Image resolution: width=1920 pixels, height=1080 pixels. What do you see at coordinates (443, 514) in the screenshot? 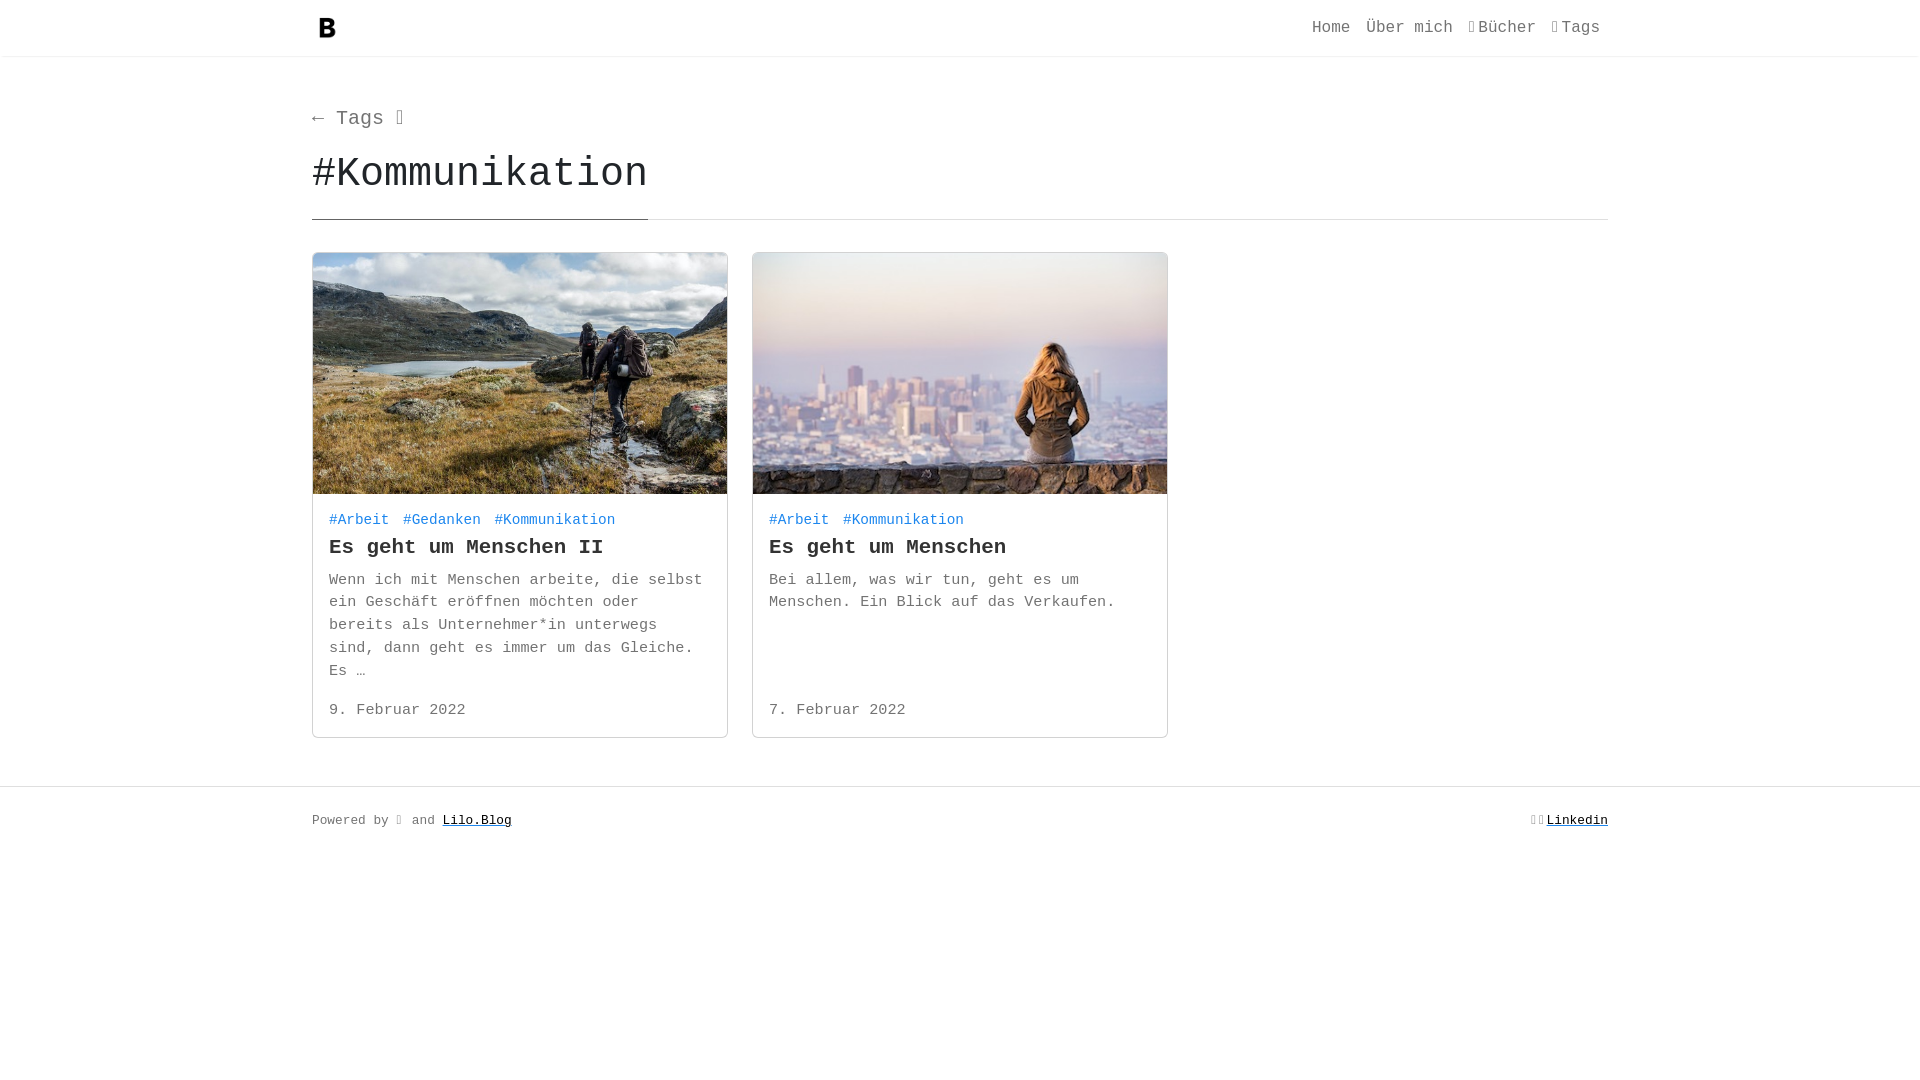
I see `'#Gedanken'` at bounding box center [443, 514].